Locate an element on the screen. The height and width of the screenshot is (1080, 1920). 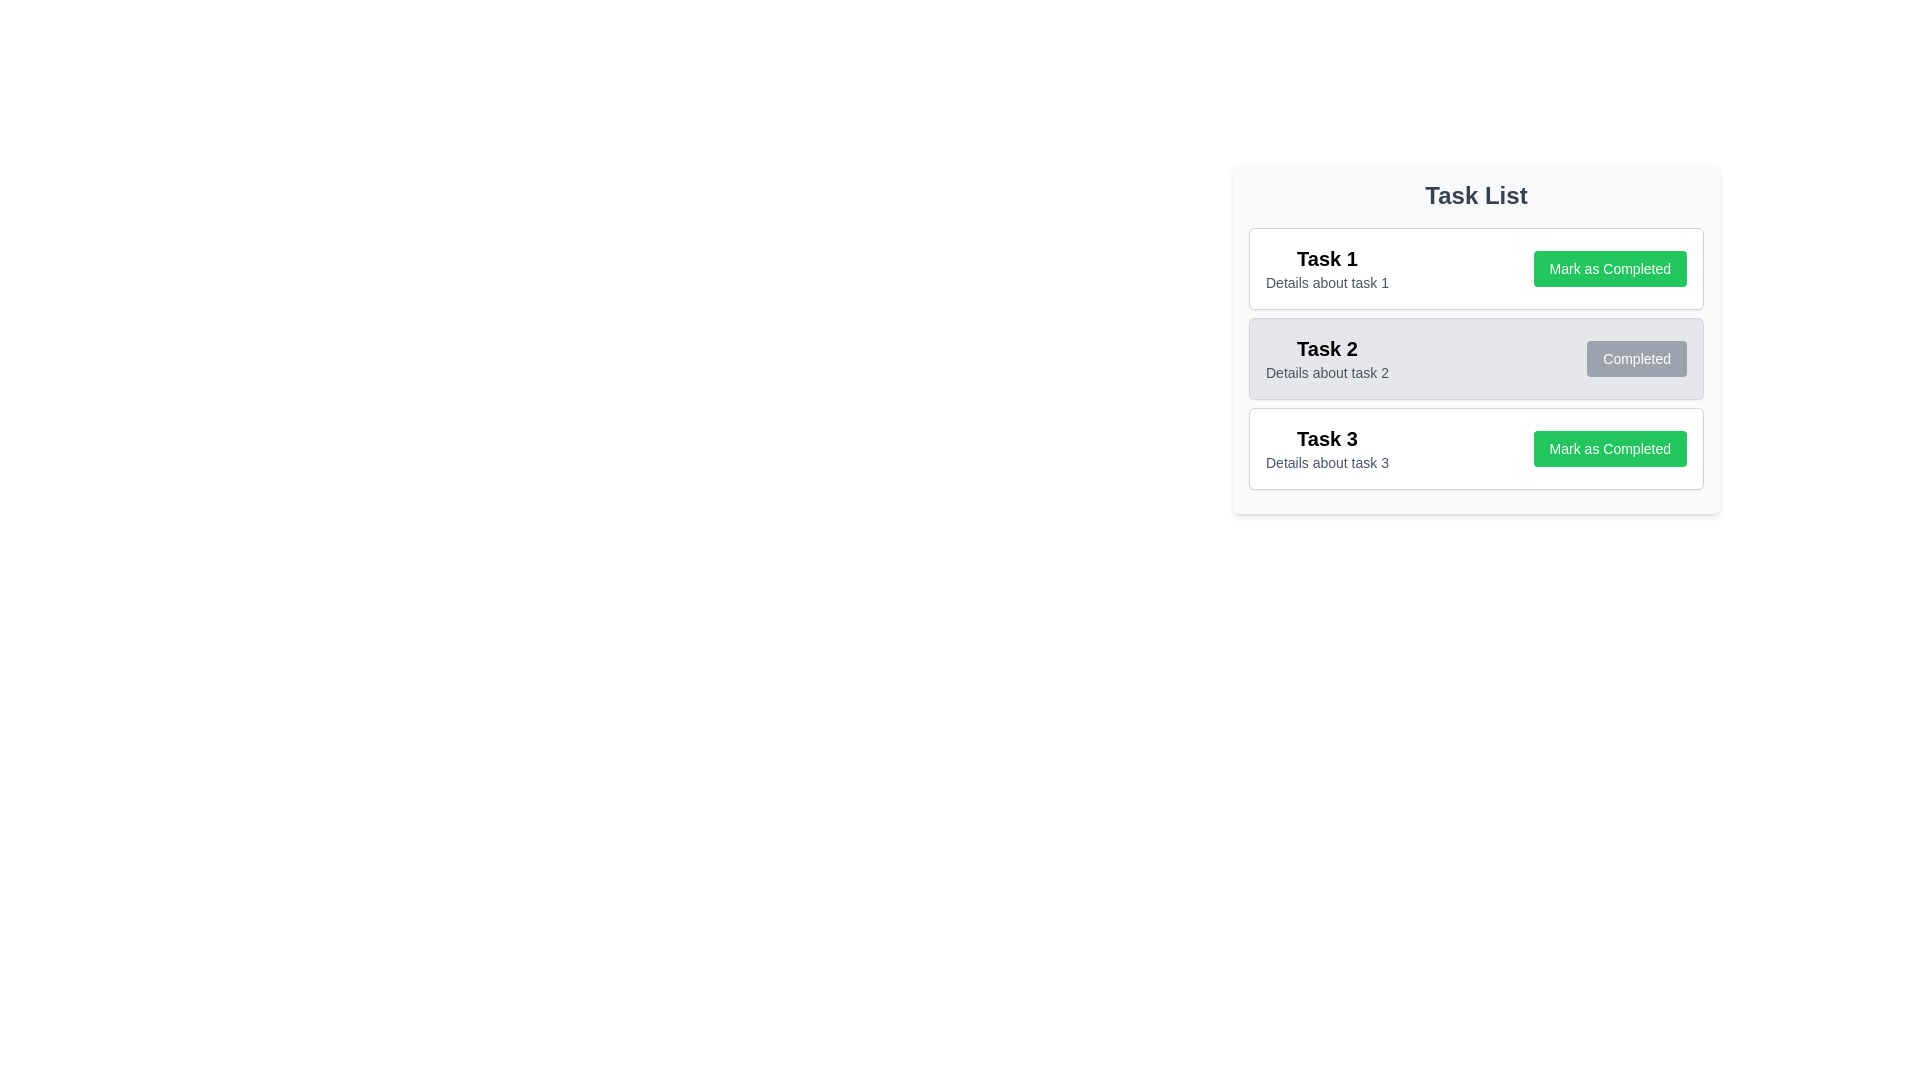
the Text block that provides a title and description for 'Task 1', located in the upper-left corner of the task card above the 'Mark as Completed' button is located at coordinates (1327, 268).